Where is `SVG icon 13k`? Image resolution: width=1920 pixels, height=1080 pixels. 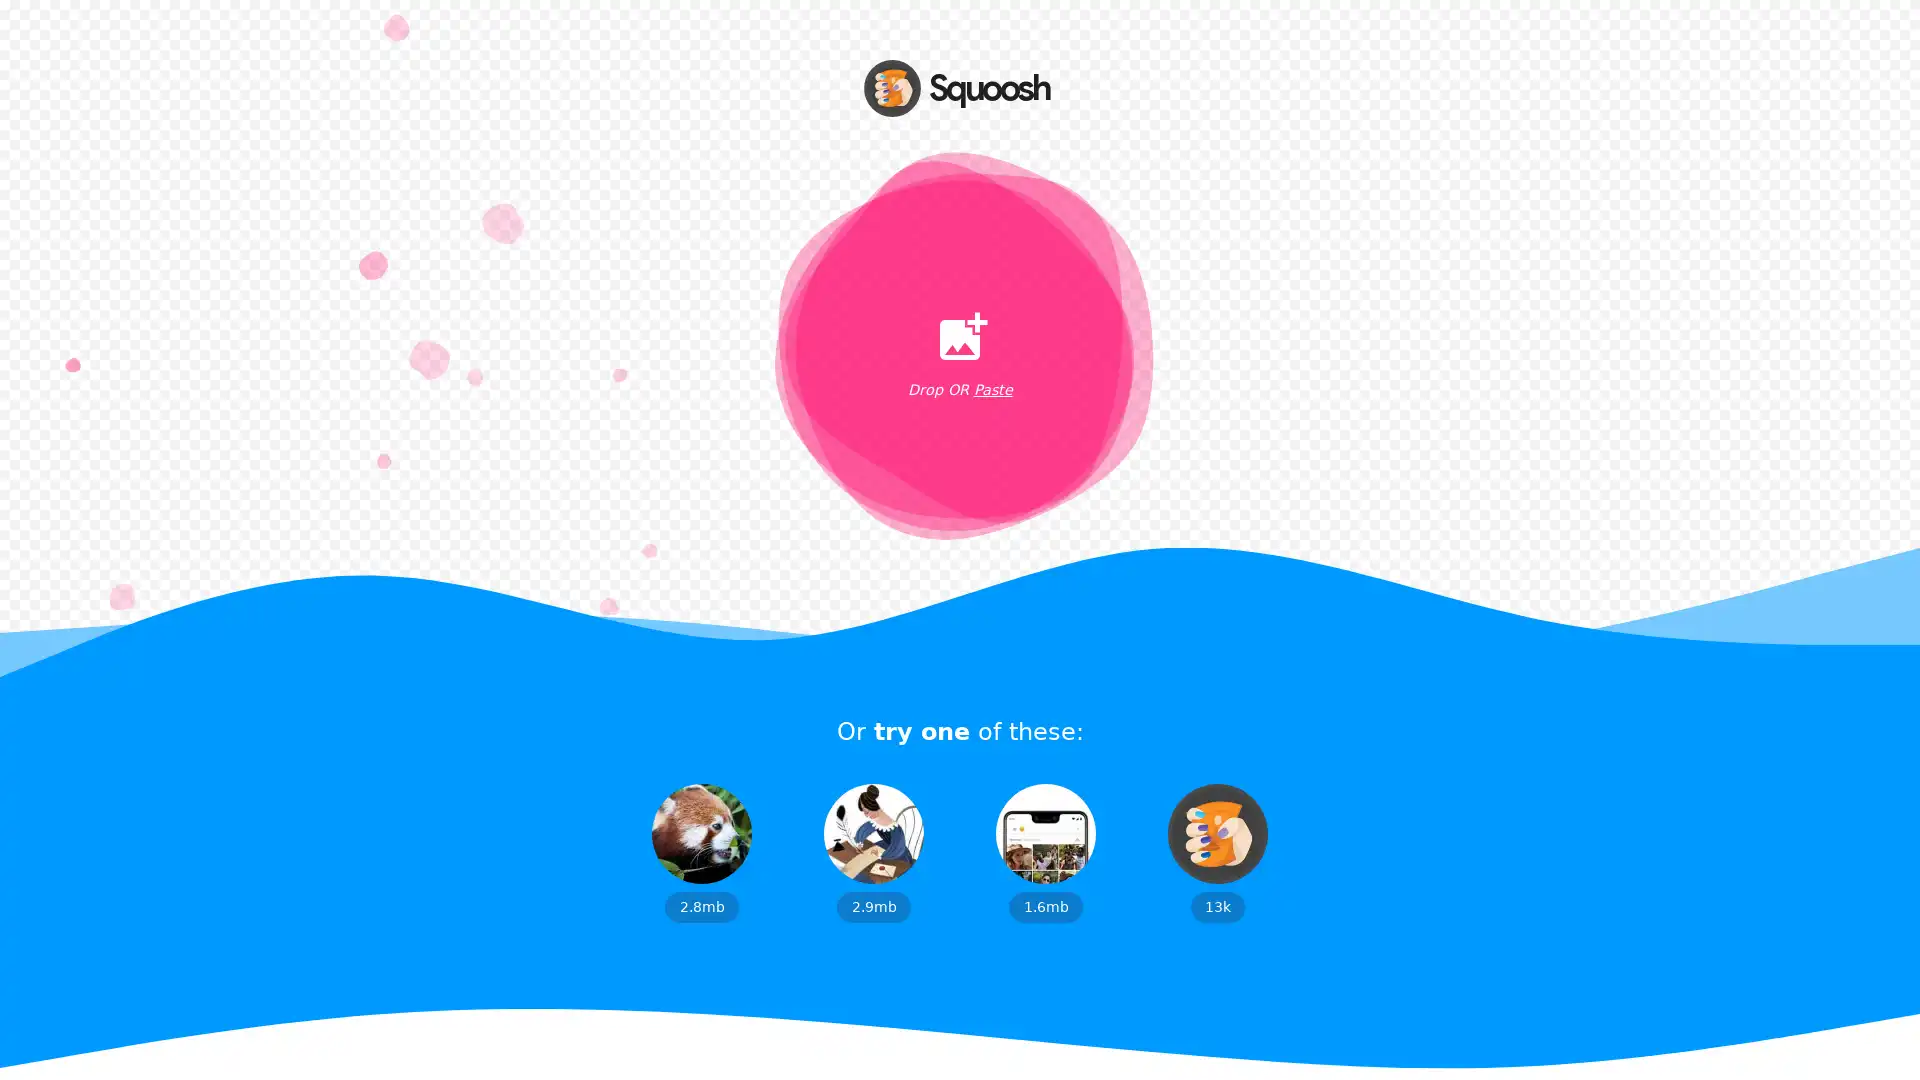
SVG icon 13k is located at coordinates (1217, 852).